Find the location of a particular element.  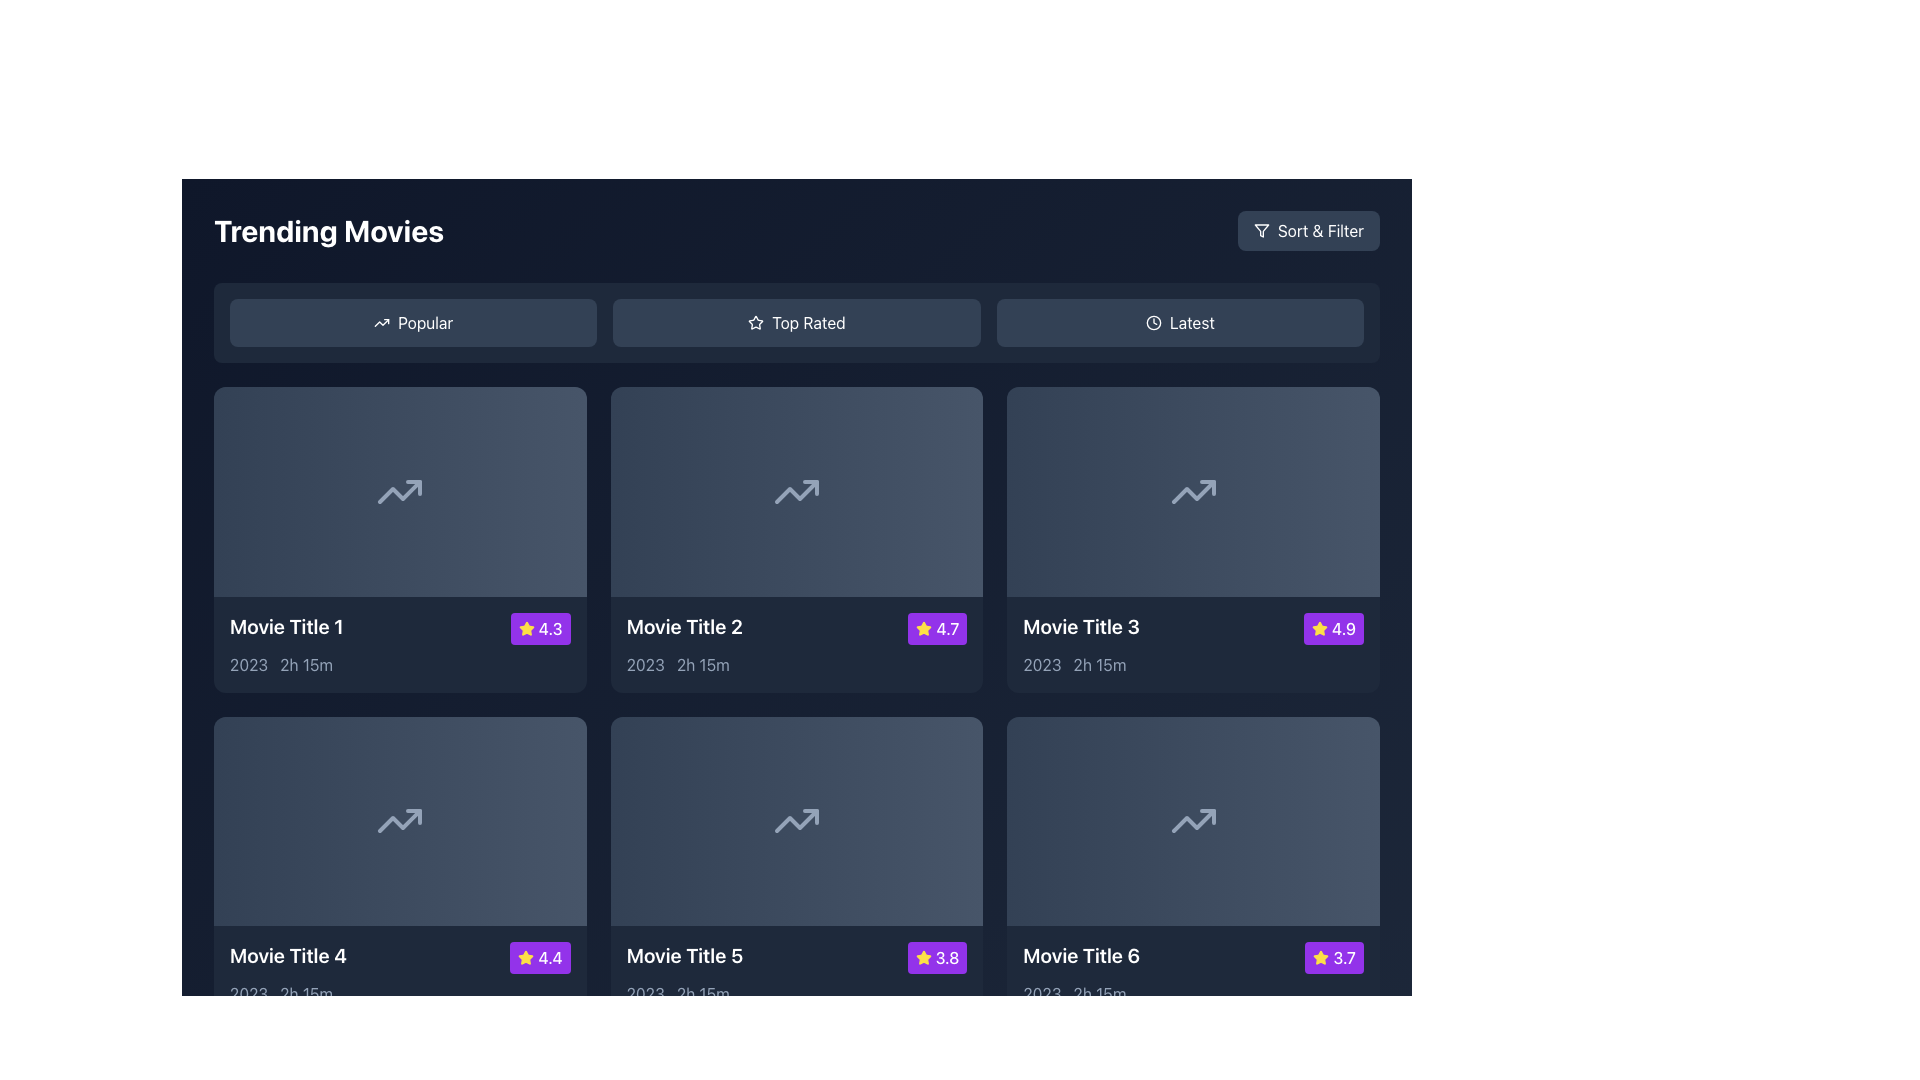

the rating value displayed in the Rating Badge located at the top-right corner of the card for 'Movie Title 3' is located at coordinates (1334, 627).